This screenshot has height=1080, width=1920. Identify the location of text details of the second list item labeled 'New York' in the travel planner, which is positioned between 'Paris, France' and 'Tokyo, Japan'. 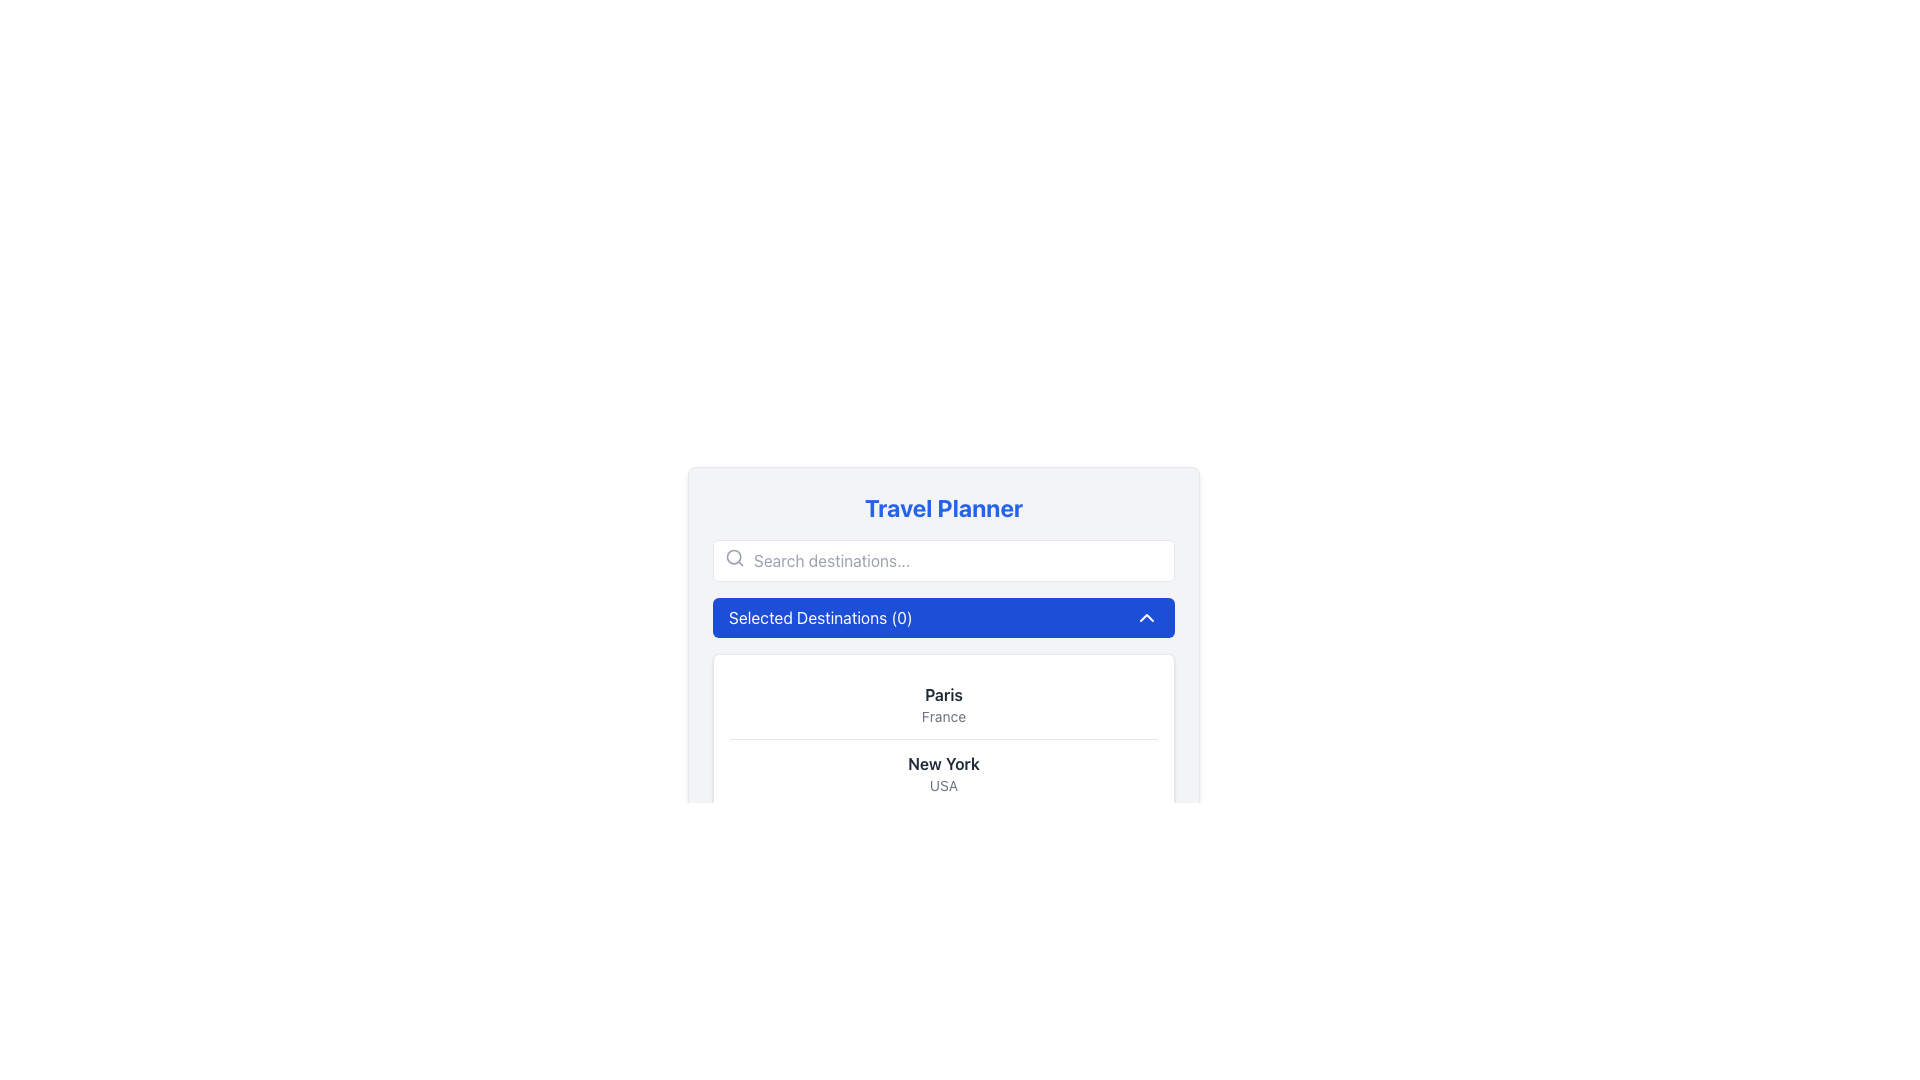
(943, 772).